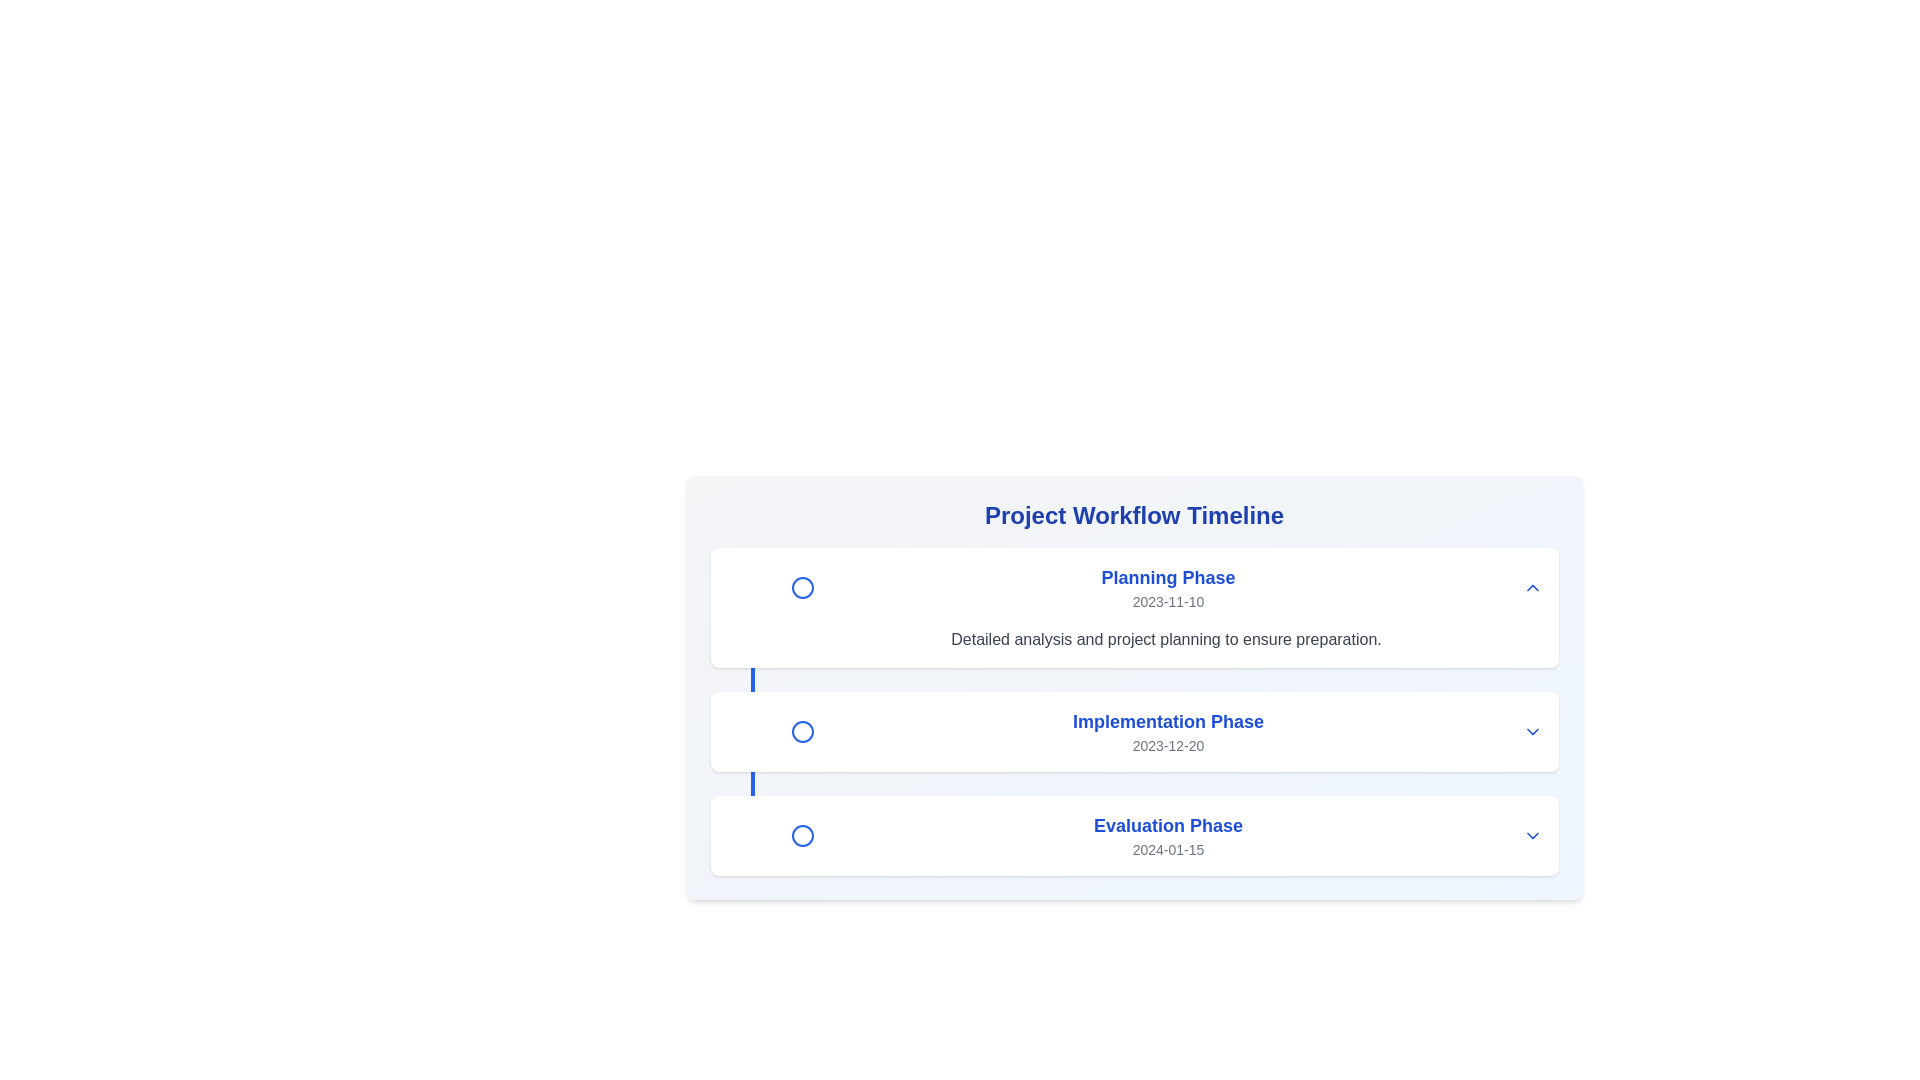 This screenshot has width=1920, height=1080. What do you see at coordinates (802, 732) in the screenshot?
I see `the second circular graphical icon in the vertical timeline layout, which indicates the 'Implementation Phase' dated '2023-12-20'` at bounding box center [802, 732].